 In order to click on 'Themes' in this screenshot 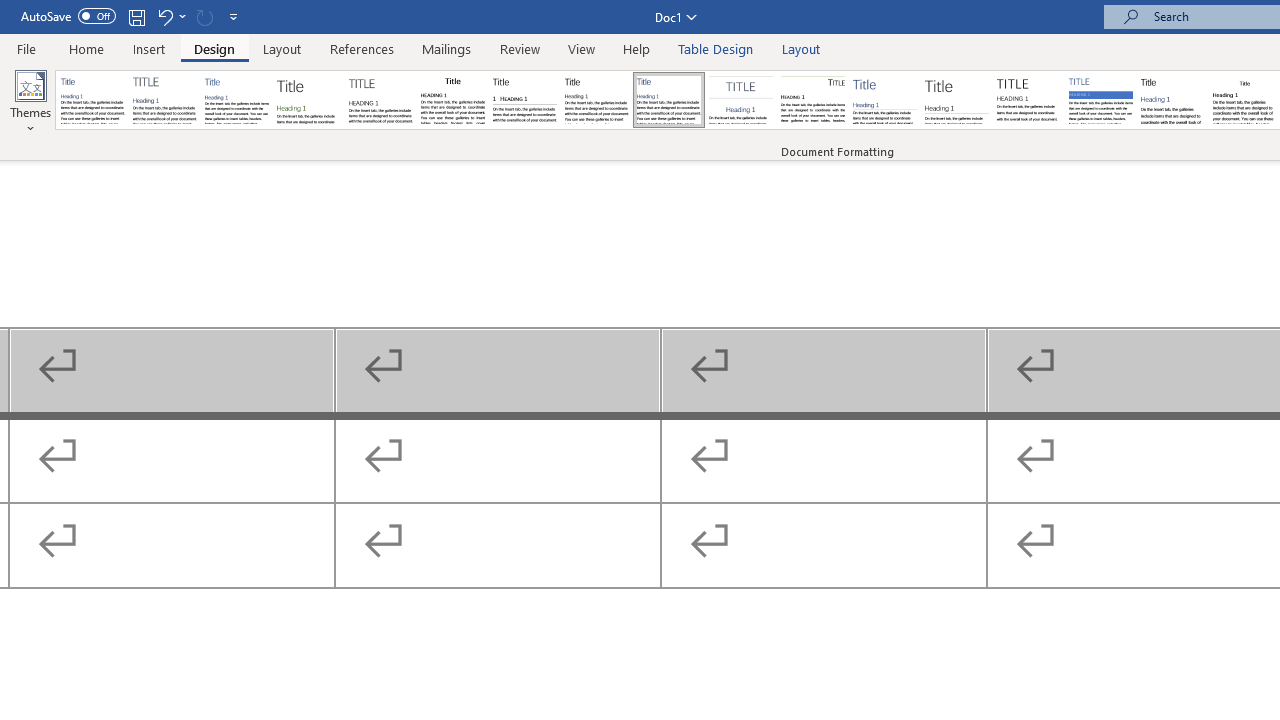, I will do `click(30, 103)`.